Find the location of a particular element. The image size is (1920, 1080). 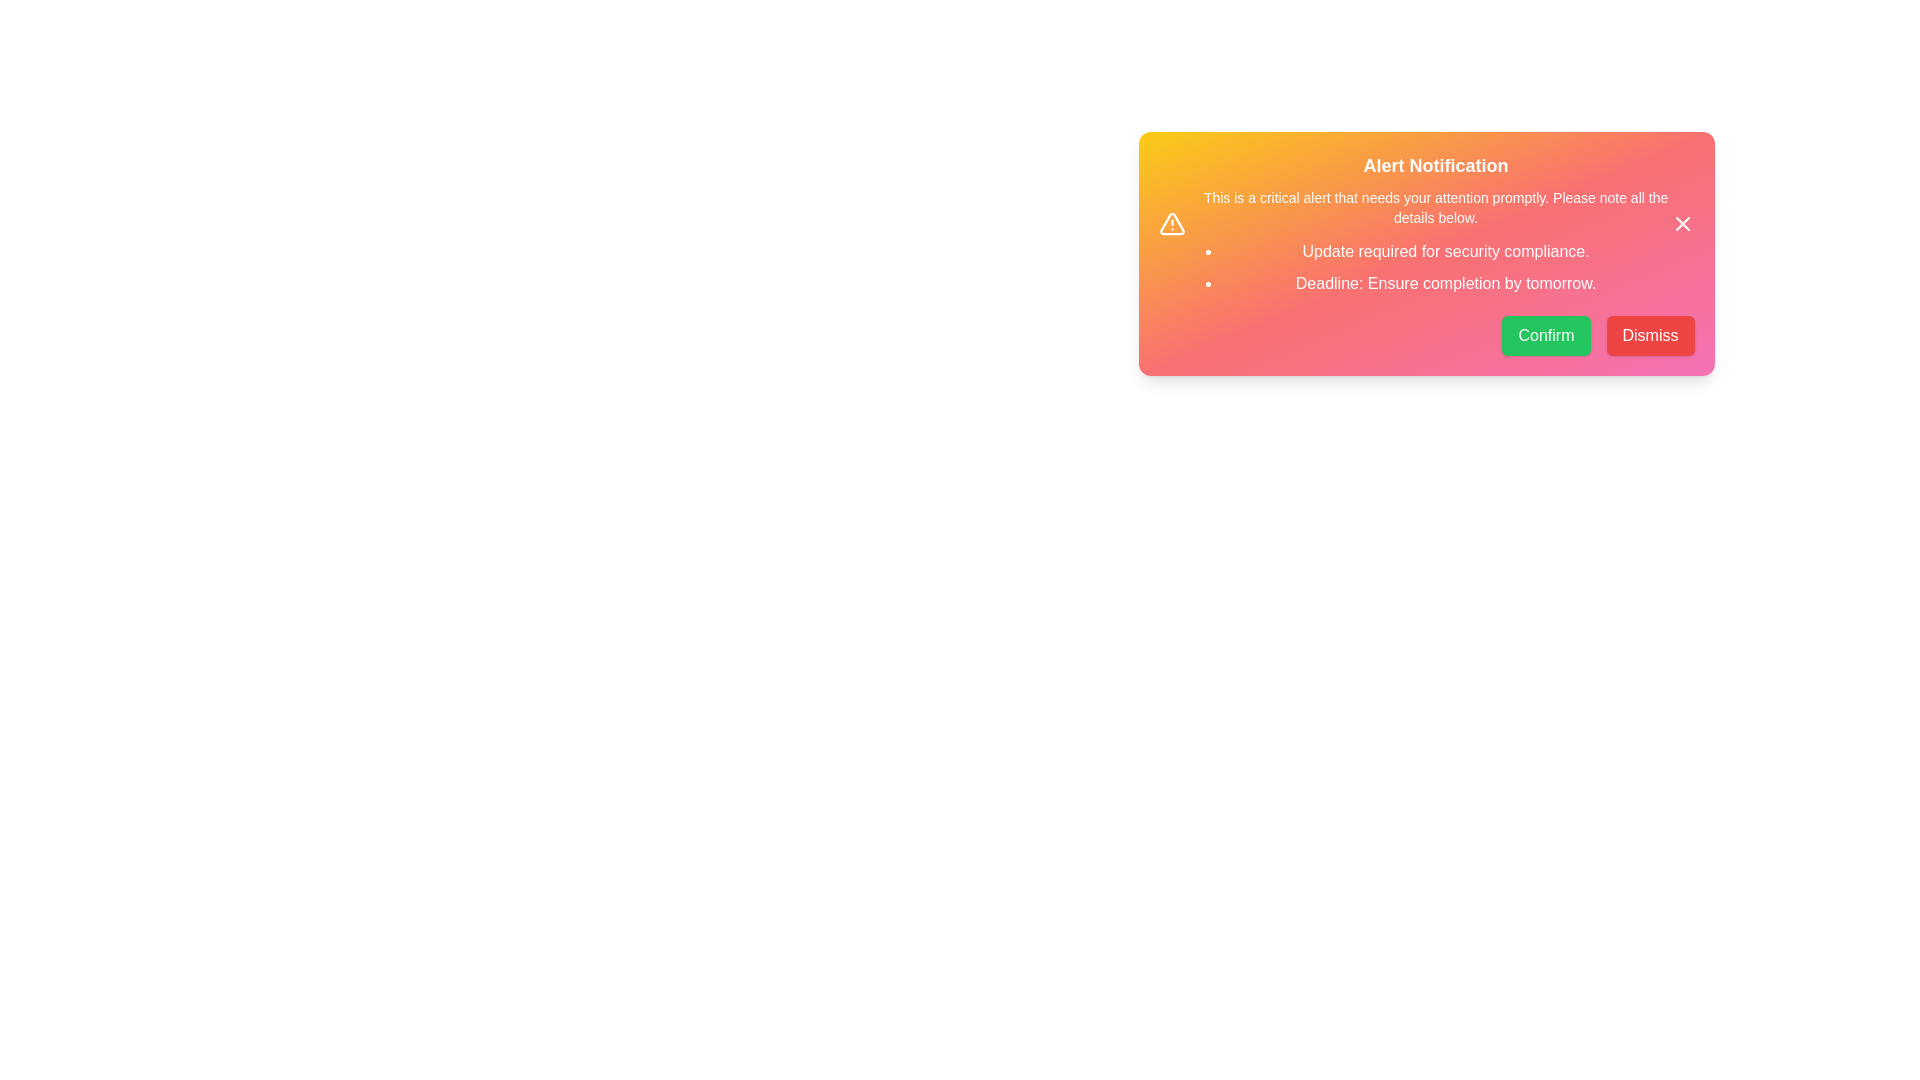

the close button located at the top-right corner of the alert is located at coordinates (1681, 223).